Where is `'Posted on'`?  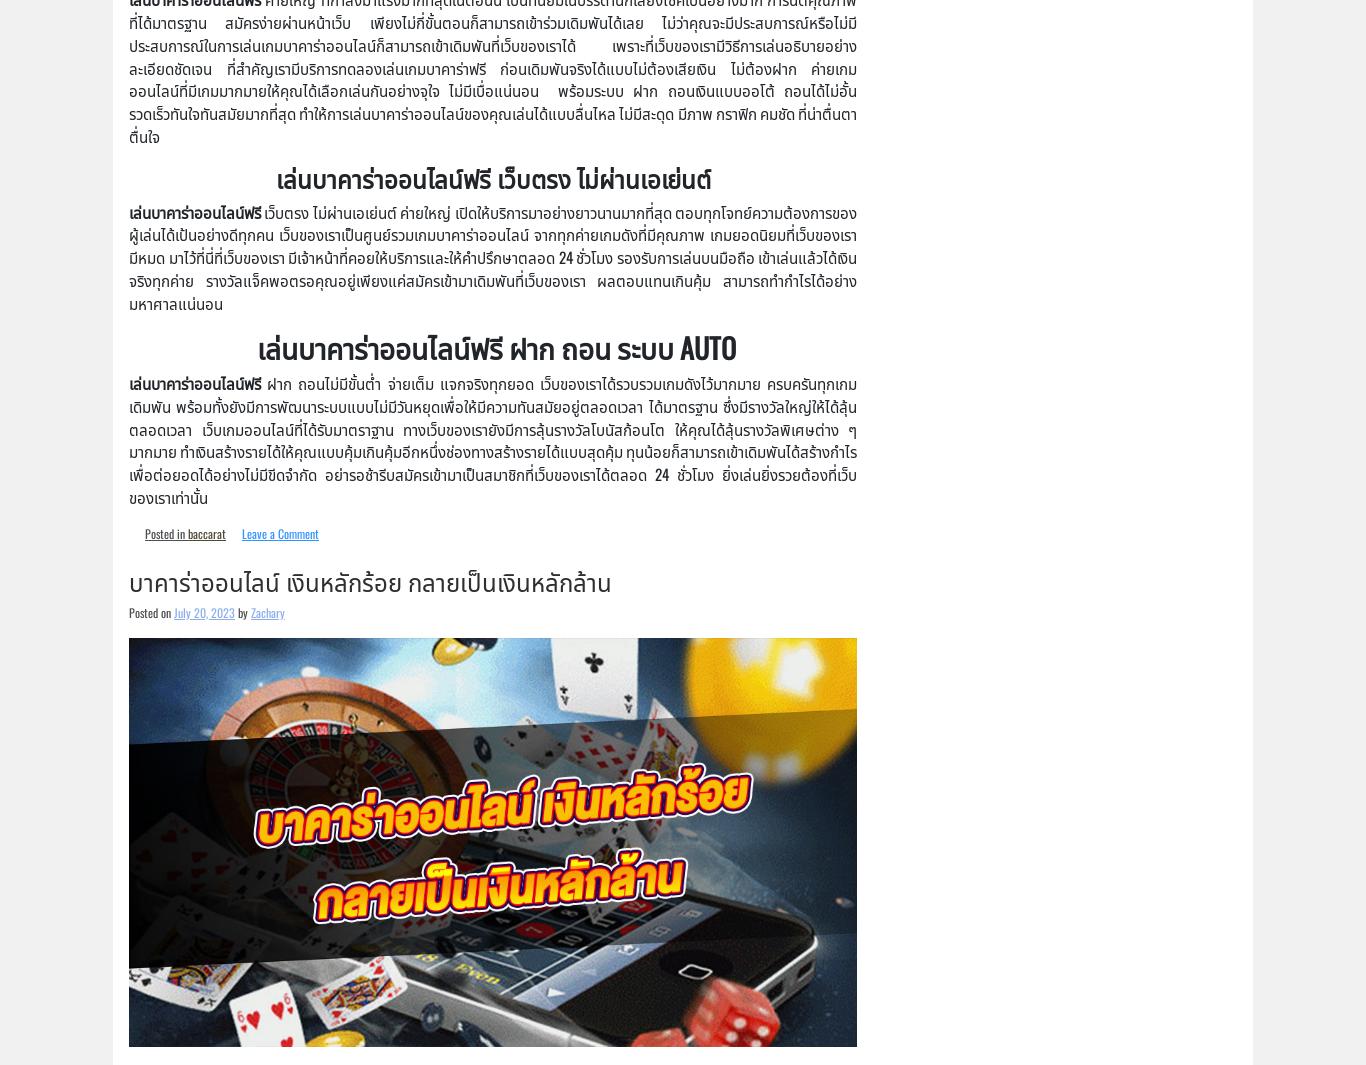
'Posted on' is located at coordinates (127, 611).